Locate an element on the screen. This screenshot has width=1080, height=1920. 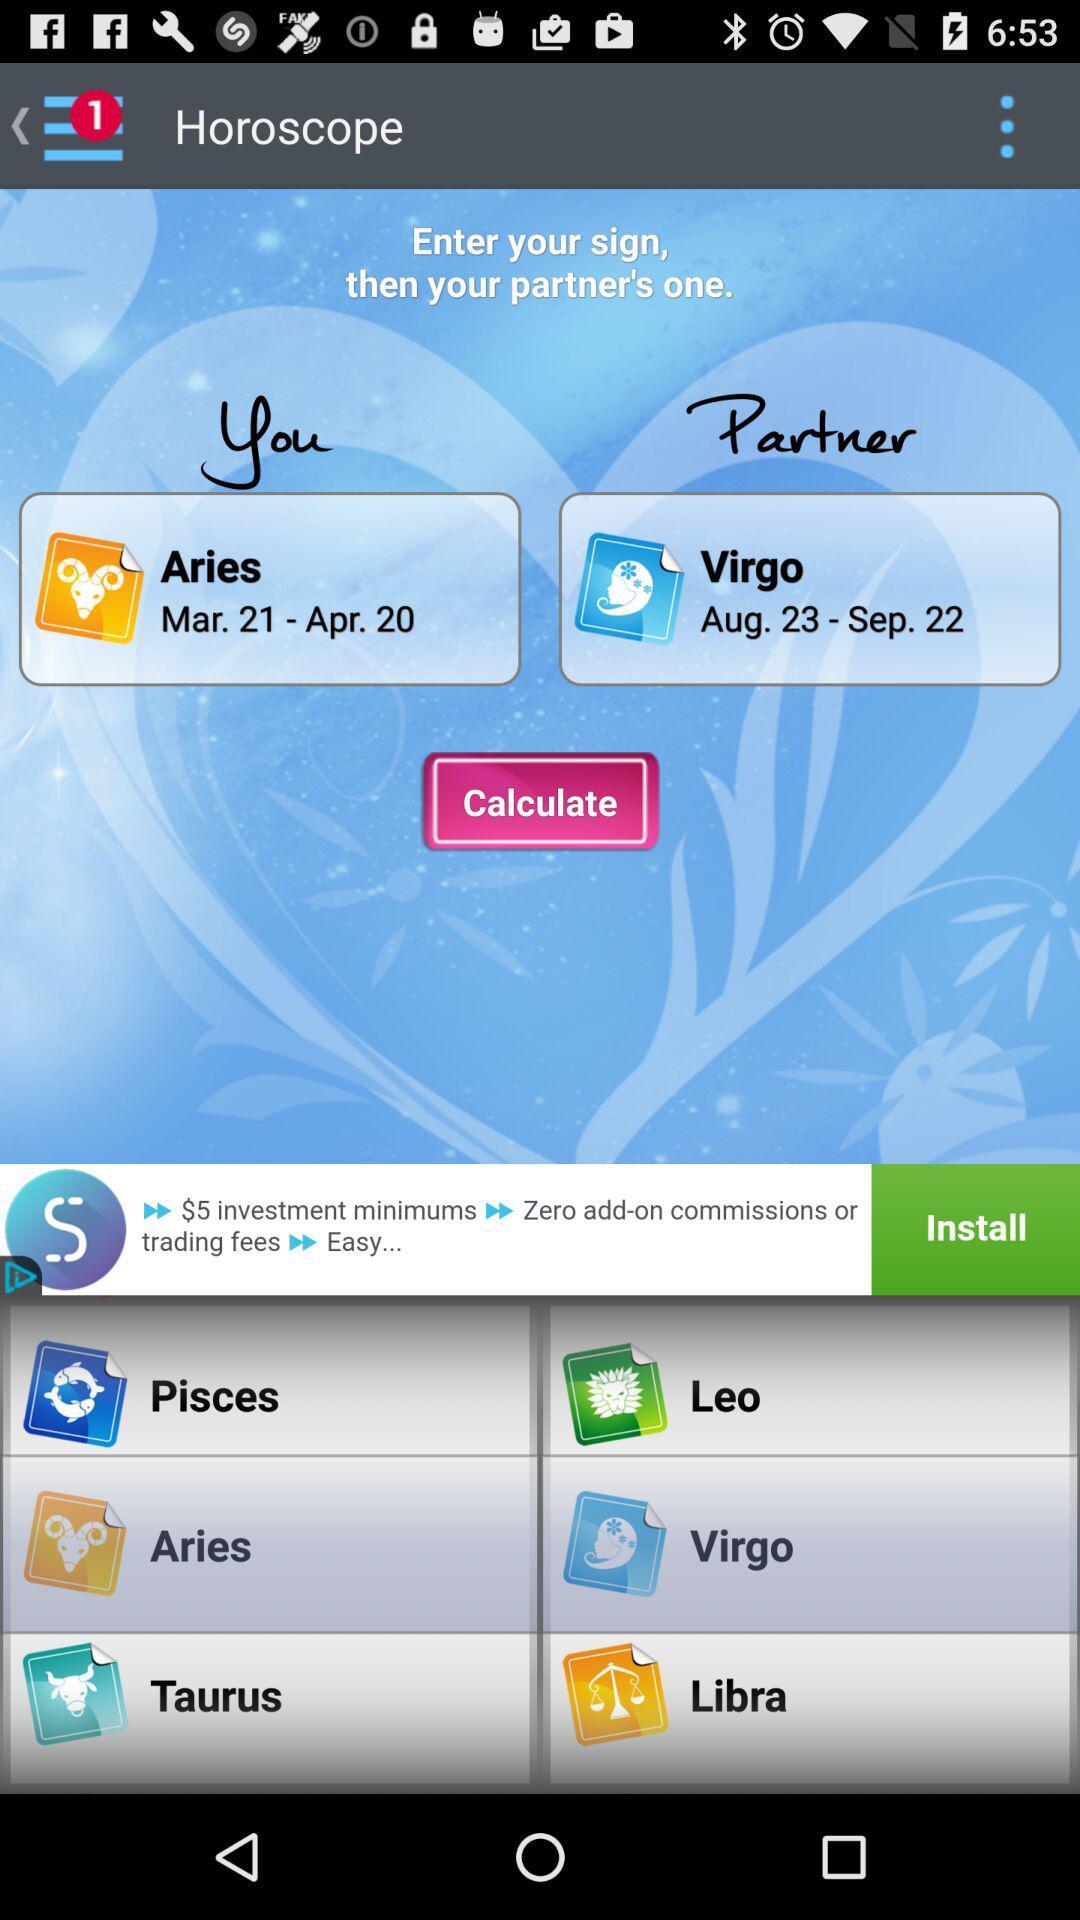
app next to horoscope is located at coordinates (1006, 124).